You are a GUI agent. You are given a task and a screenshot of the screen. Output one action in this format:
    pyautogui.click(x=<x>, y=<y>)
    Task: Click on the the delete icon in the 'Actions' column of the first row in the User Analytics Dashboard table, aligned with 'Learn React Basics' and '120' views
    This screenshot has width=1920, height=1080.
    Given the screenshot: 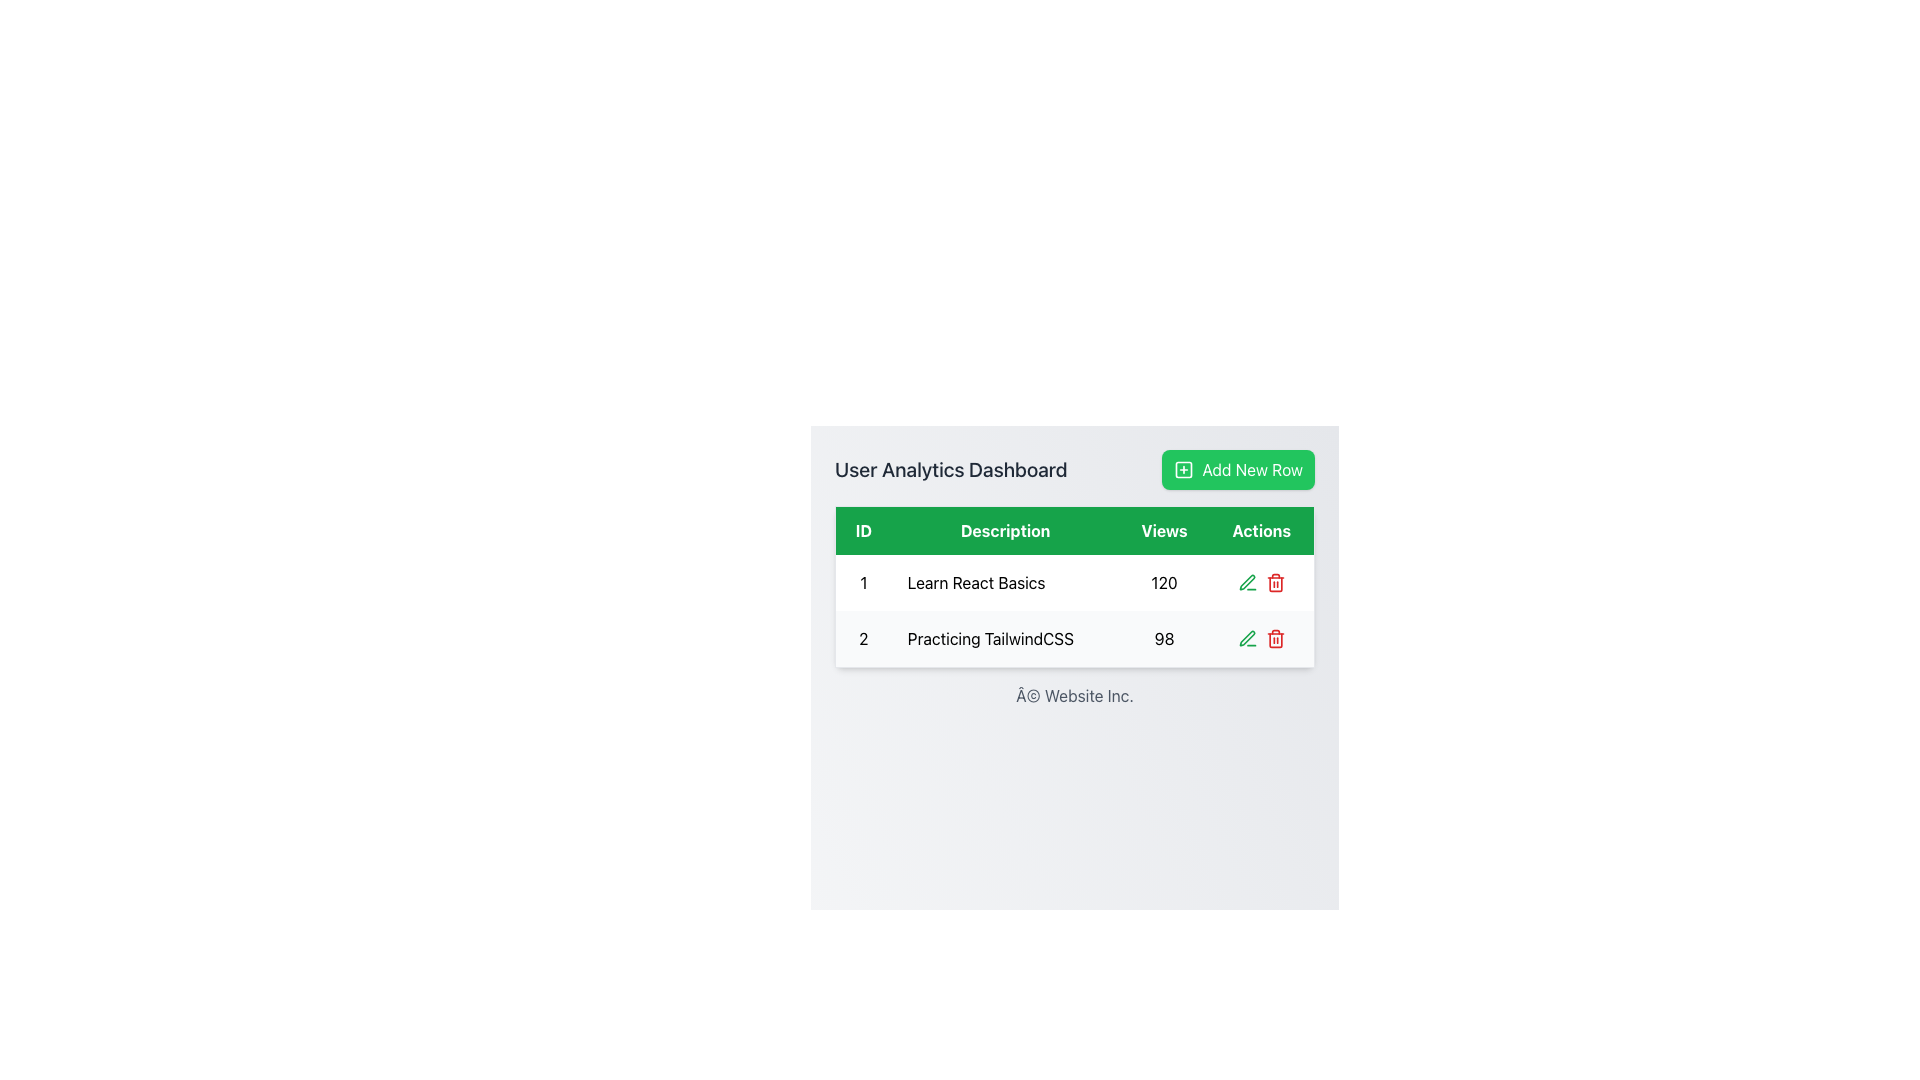 What is the action you would take?
    pyautogui.click(x=1261, y=582)
    